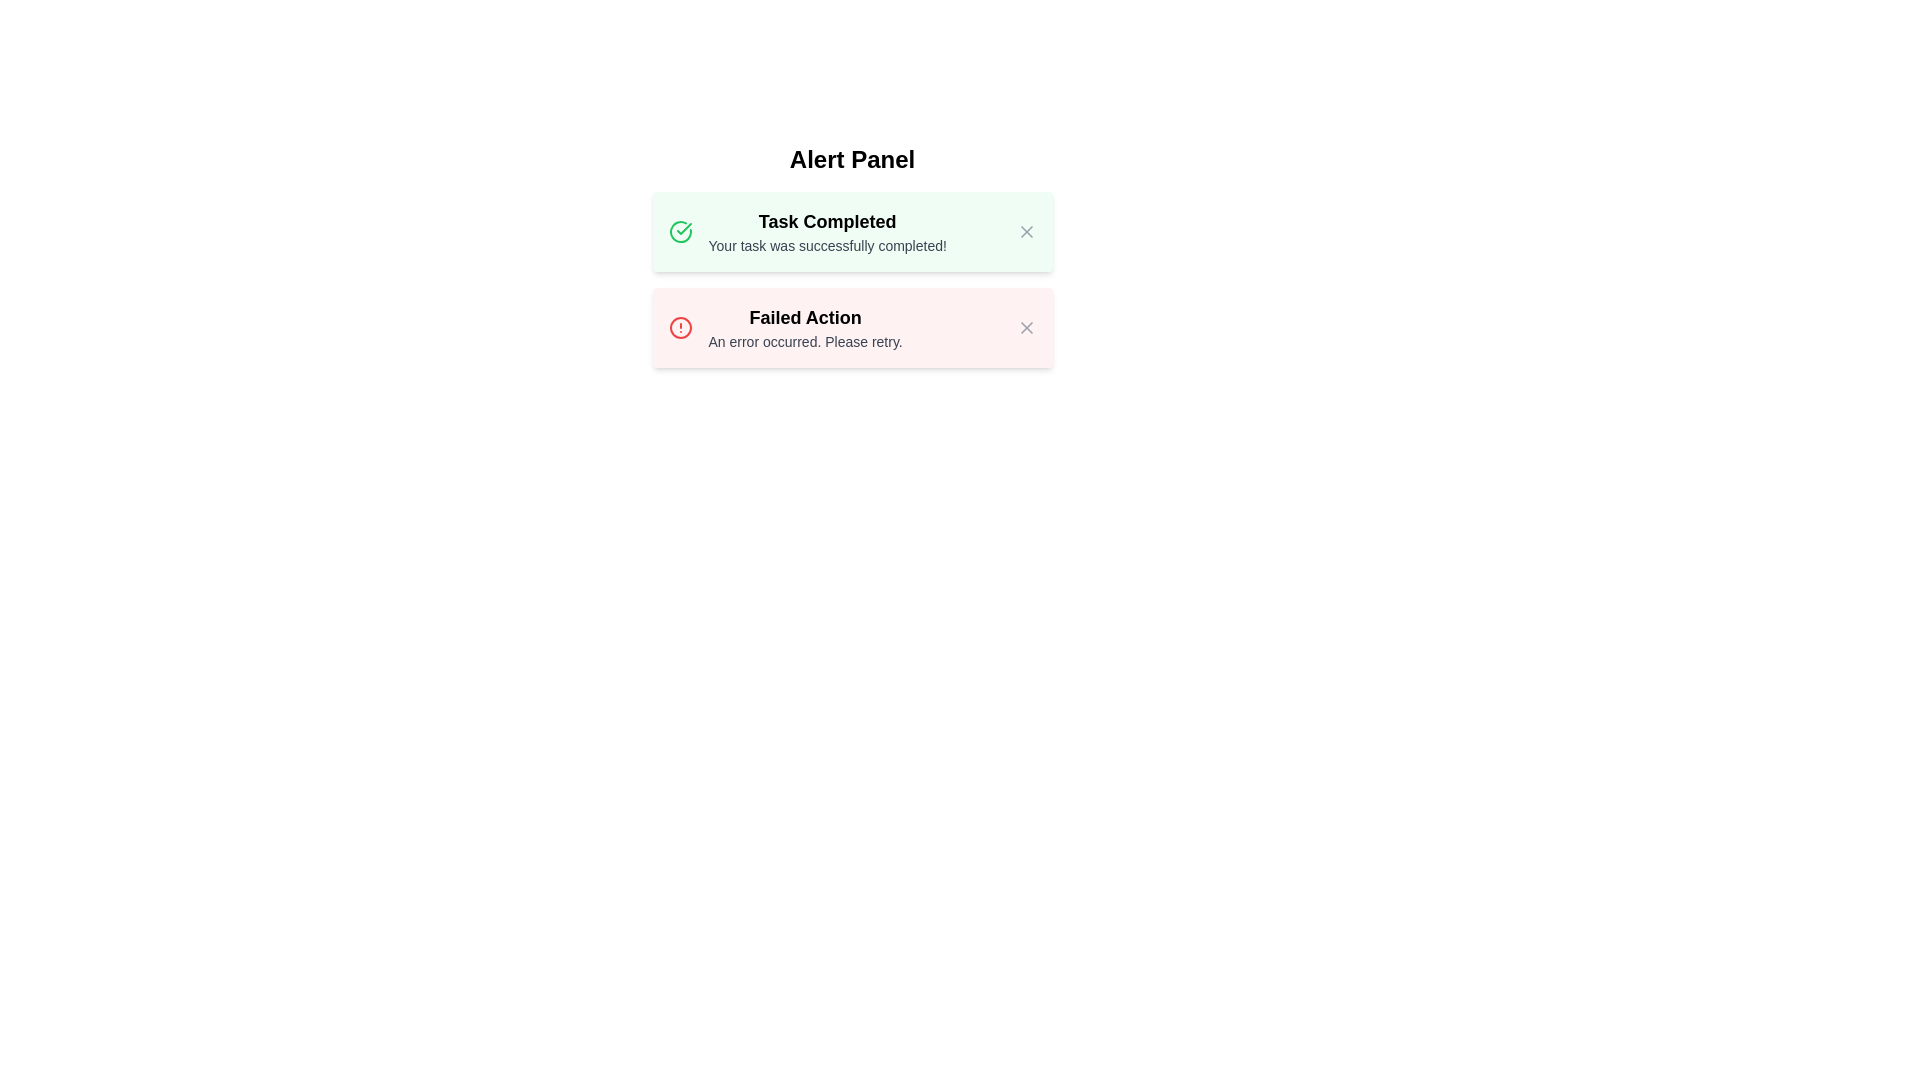 This screenshot has width=1920, height=1080. Describe the element at coordinates (1026, 230) in the screenshot. I see `the Close button (SVG 'X') located at the top right of the green success panel labeled 'Task Completed'` at that location.